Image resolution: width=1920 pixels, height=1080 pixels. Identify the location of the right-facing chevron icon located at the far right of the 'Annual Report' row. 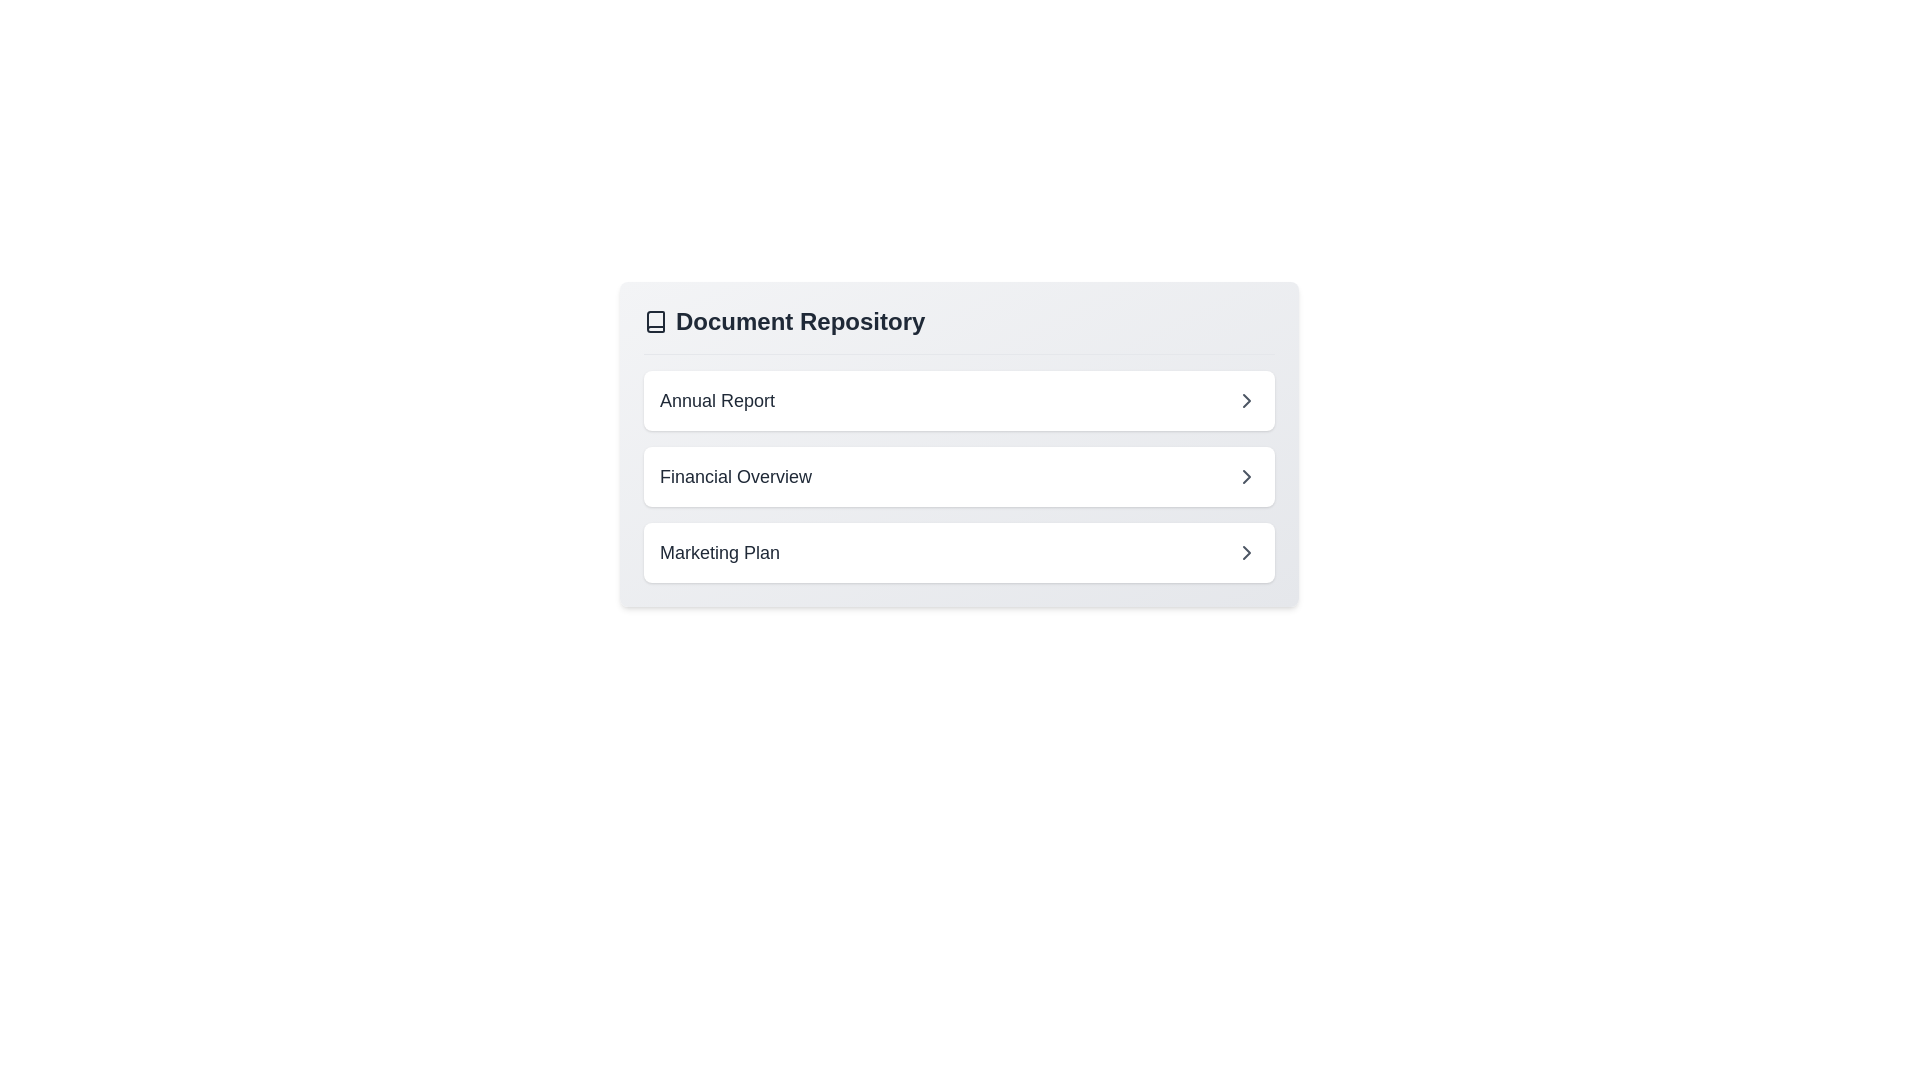
(1246, 401).